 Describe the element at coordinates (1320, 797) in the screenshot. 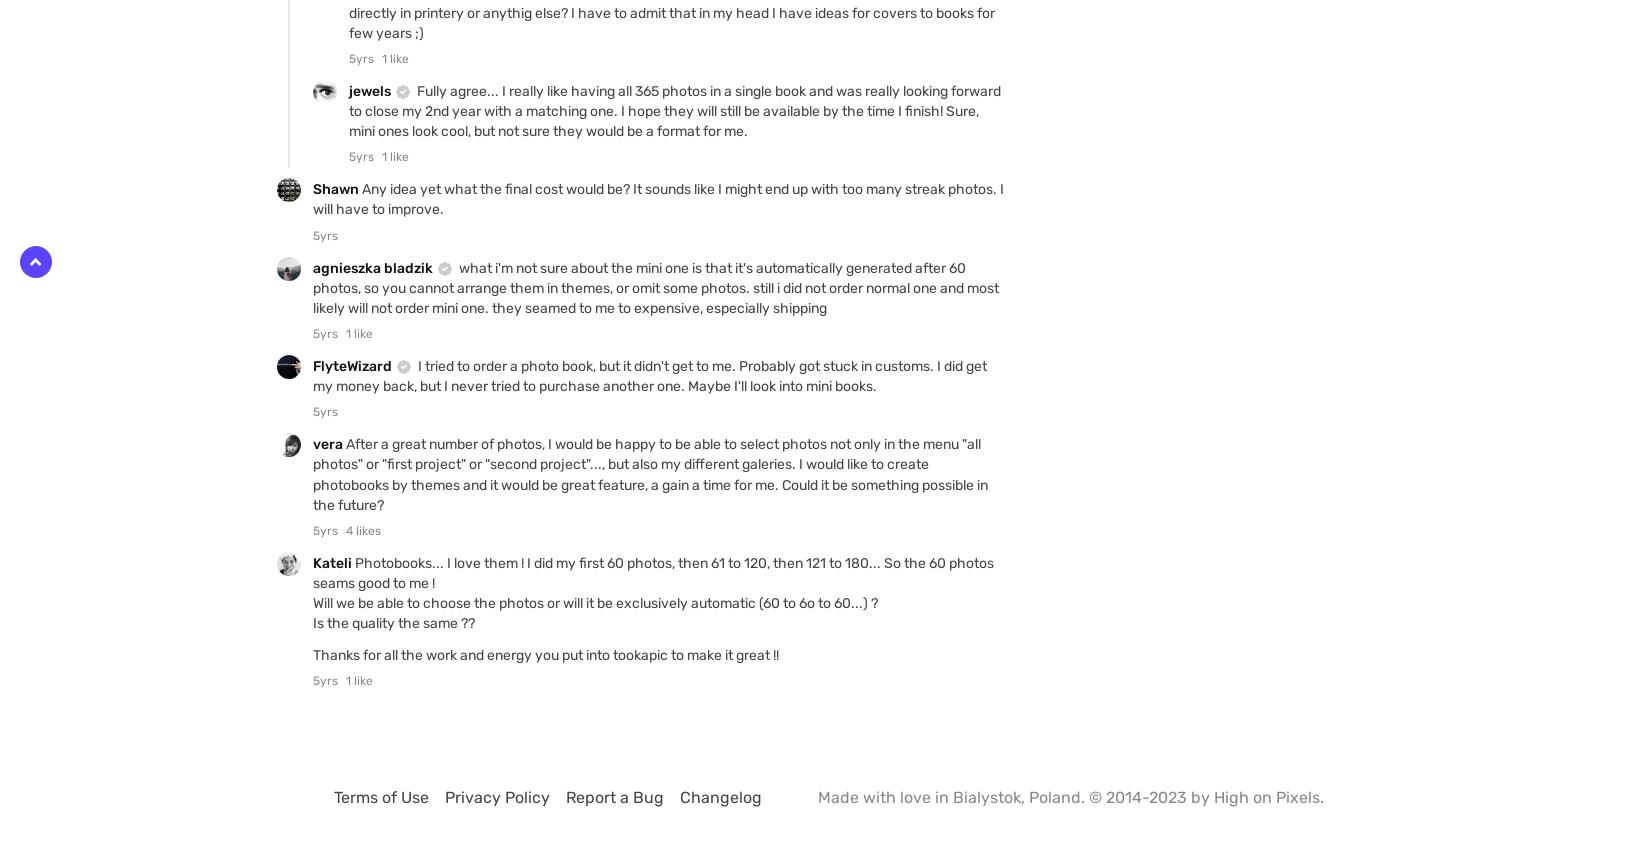

I see `'.'` at that location.